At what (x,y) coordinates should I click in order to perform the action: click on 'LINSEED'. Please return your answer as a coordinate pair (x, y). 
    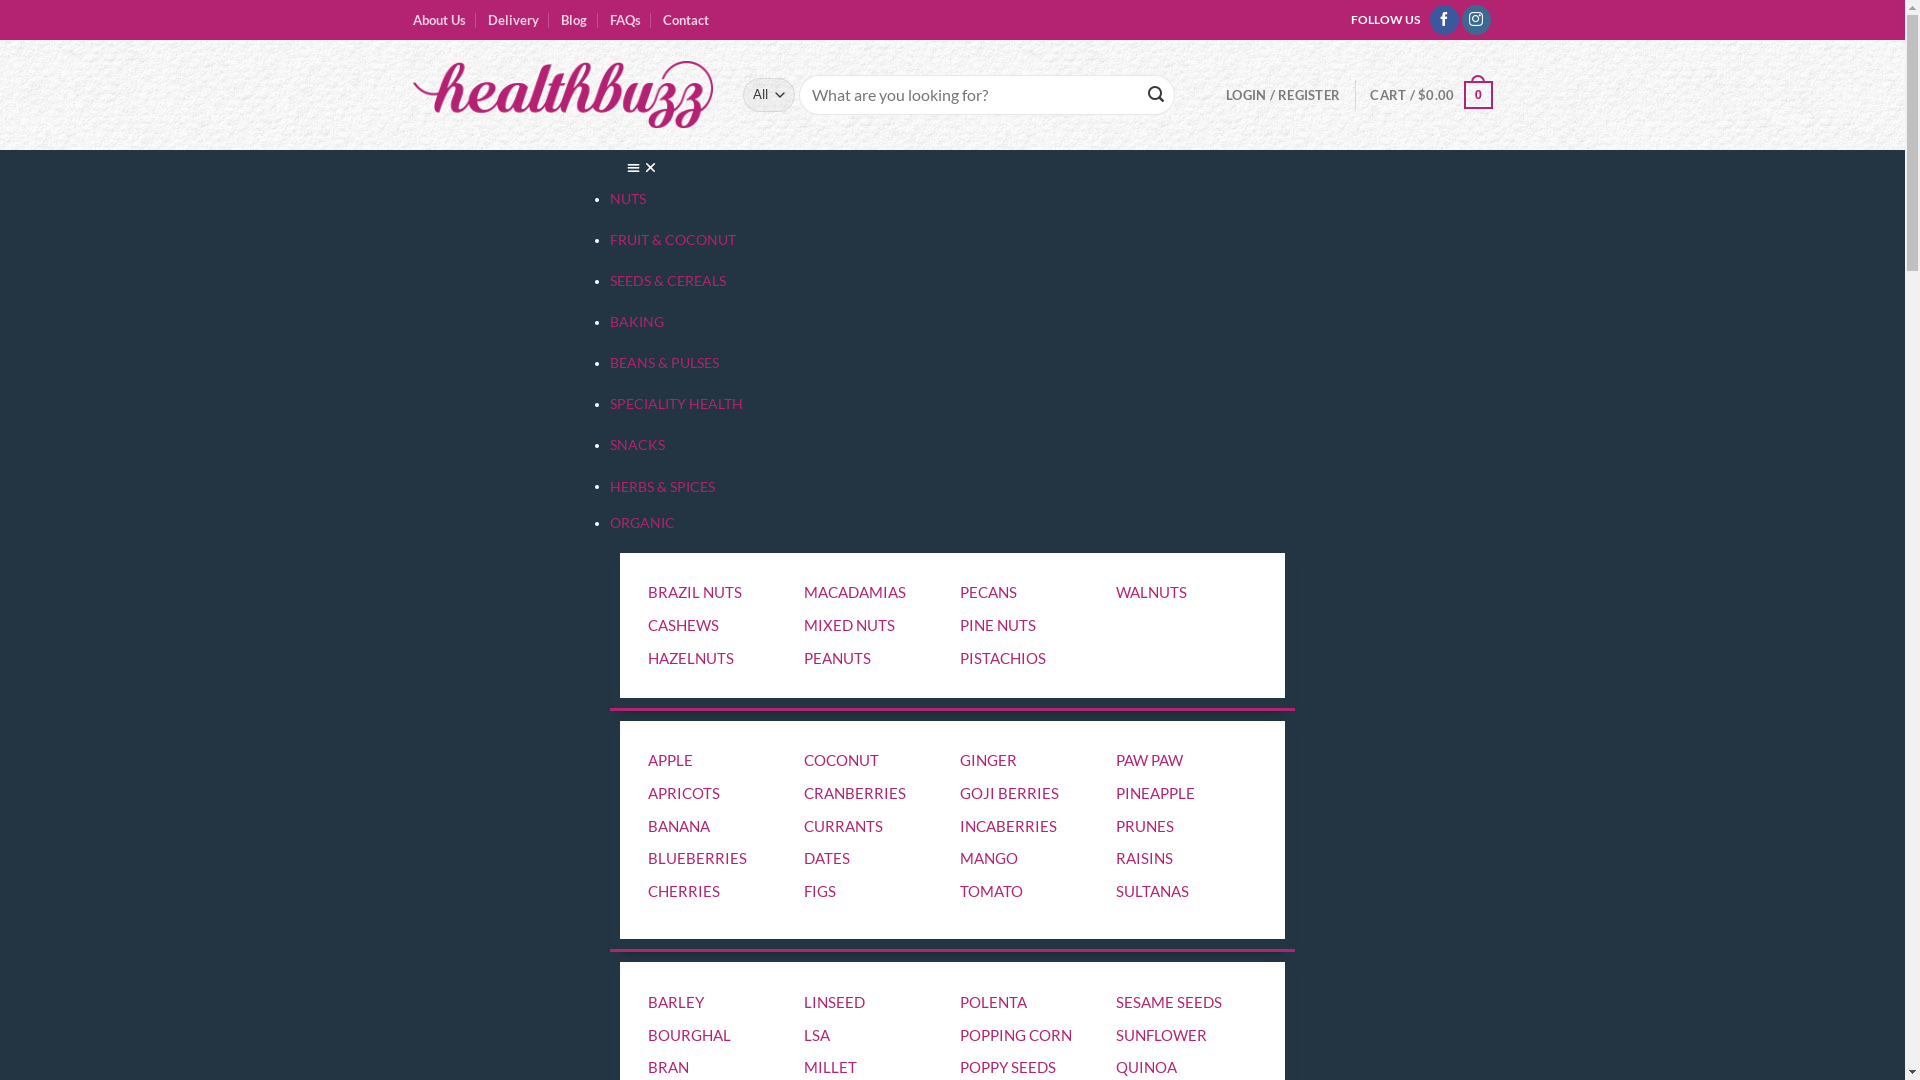
    Looking at the image, I should click on (834, 1002).